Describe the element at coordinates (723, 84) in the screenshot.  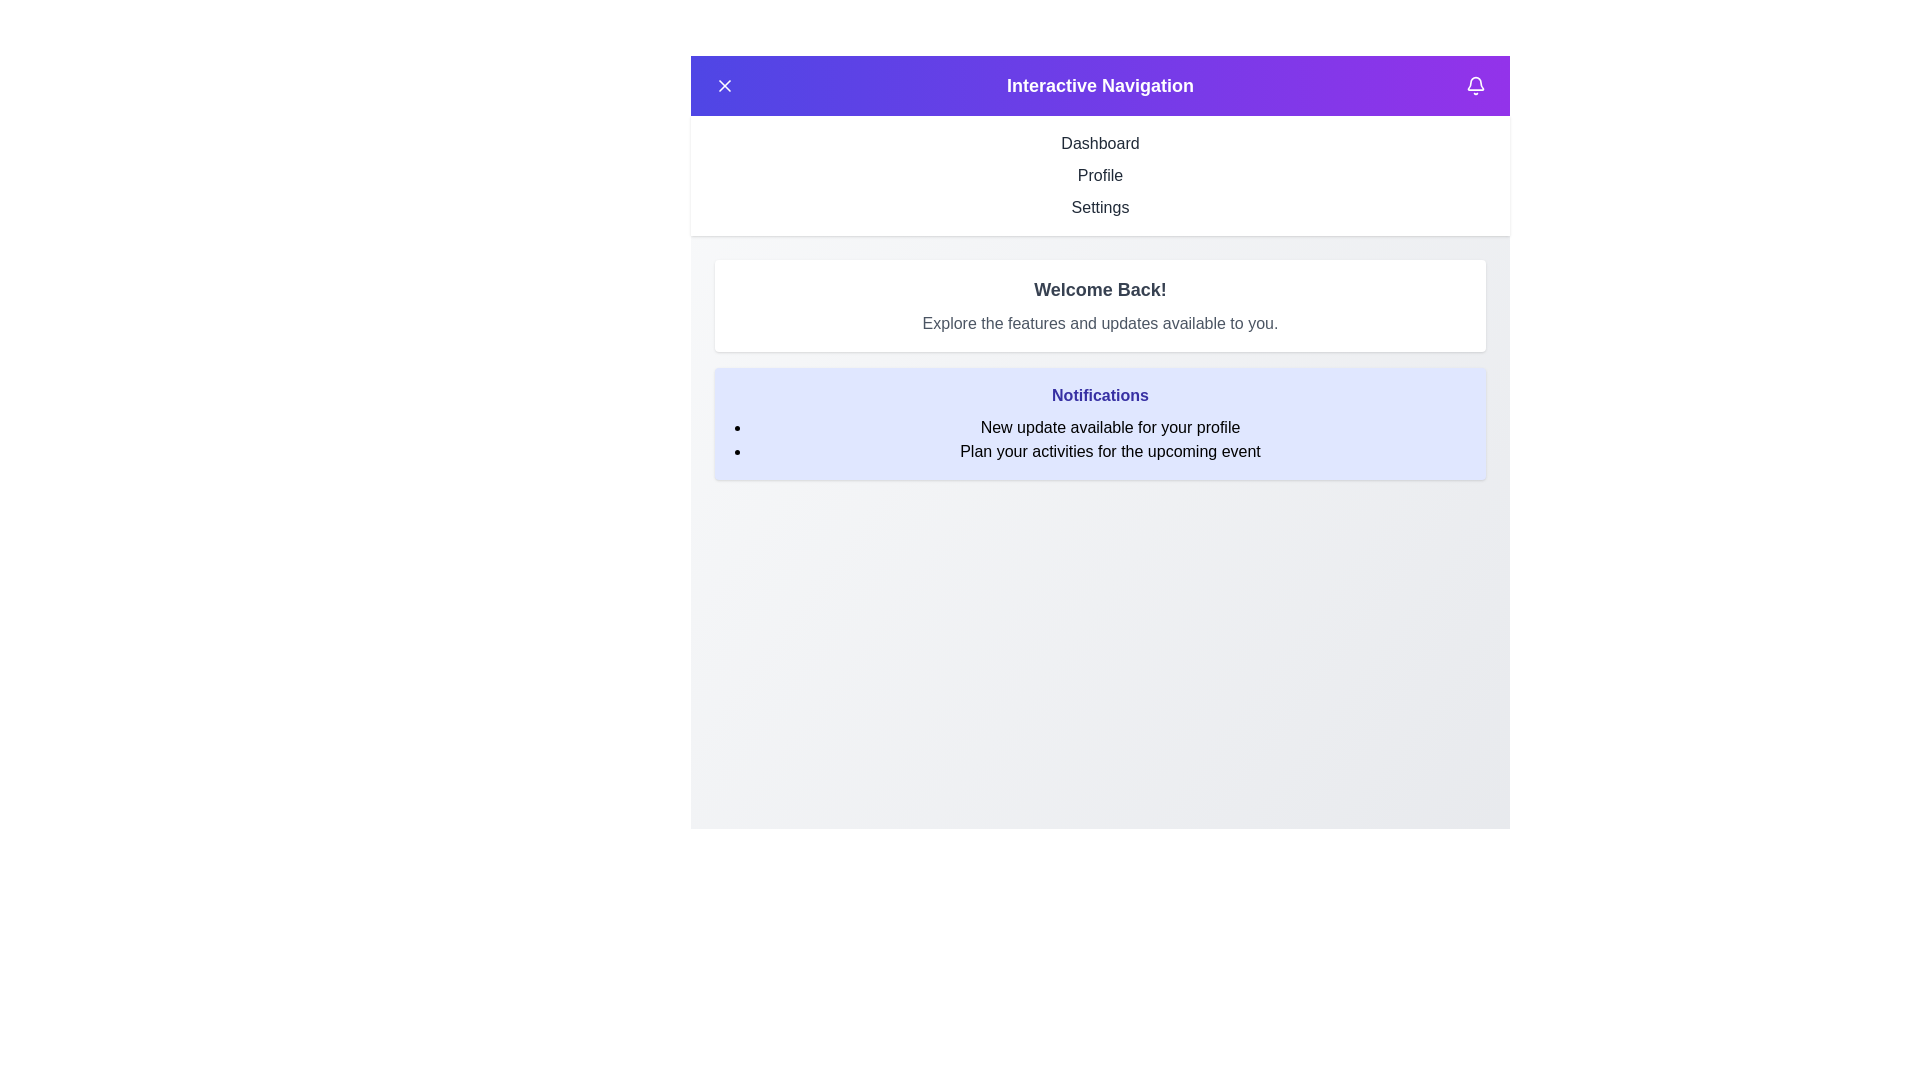
I see `the menu toggle button to toggle the menu visibility` at that location.